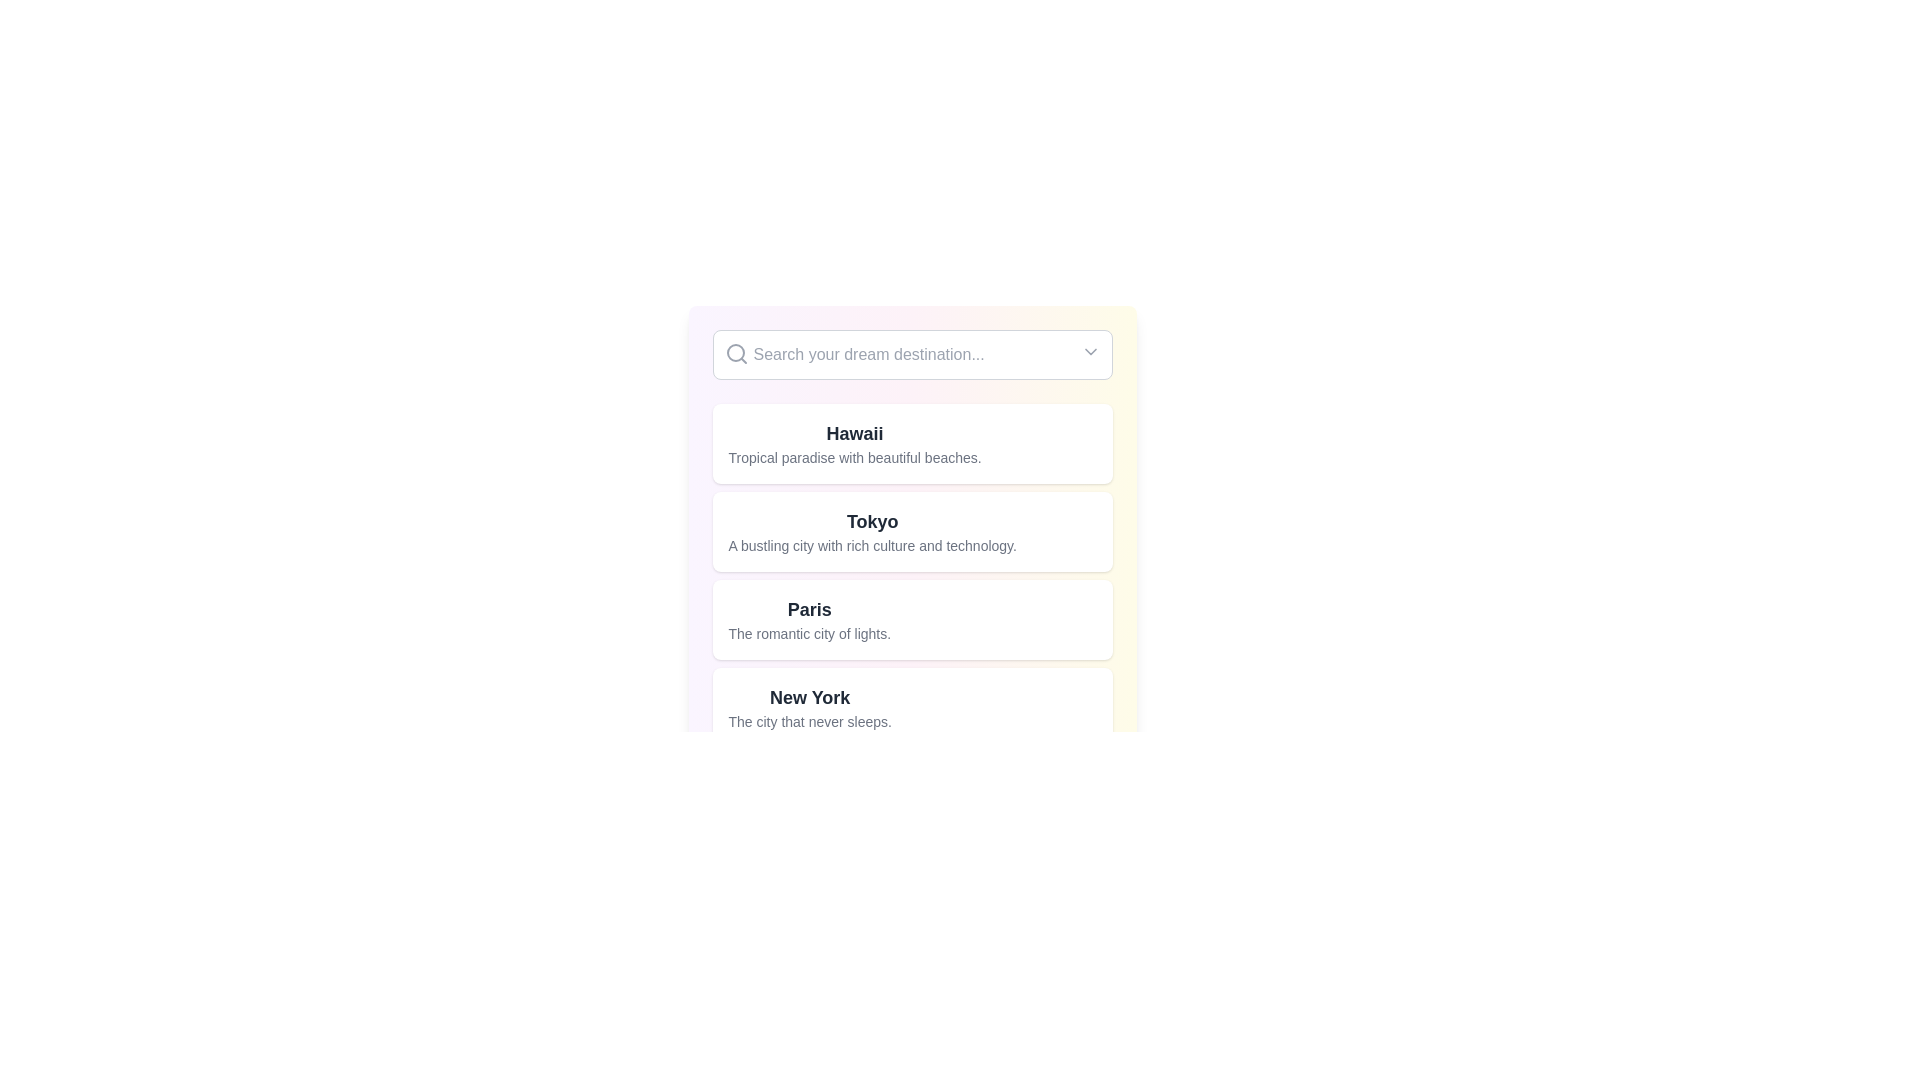 The height and width of the screenshot is (1080, 1920). I want to click on the list item representing New York as a destination, so click(911, 707).